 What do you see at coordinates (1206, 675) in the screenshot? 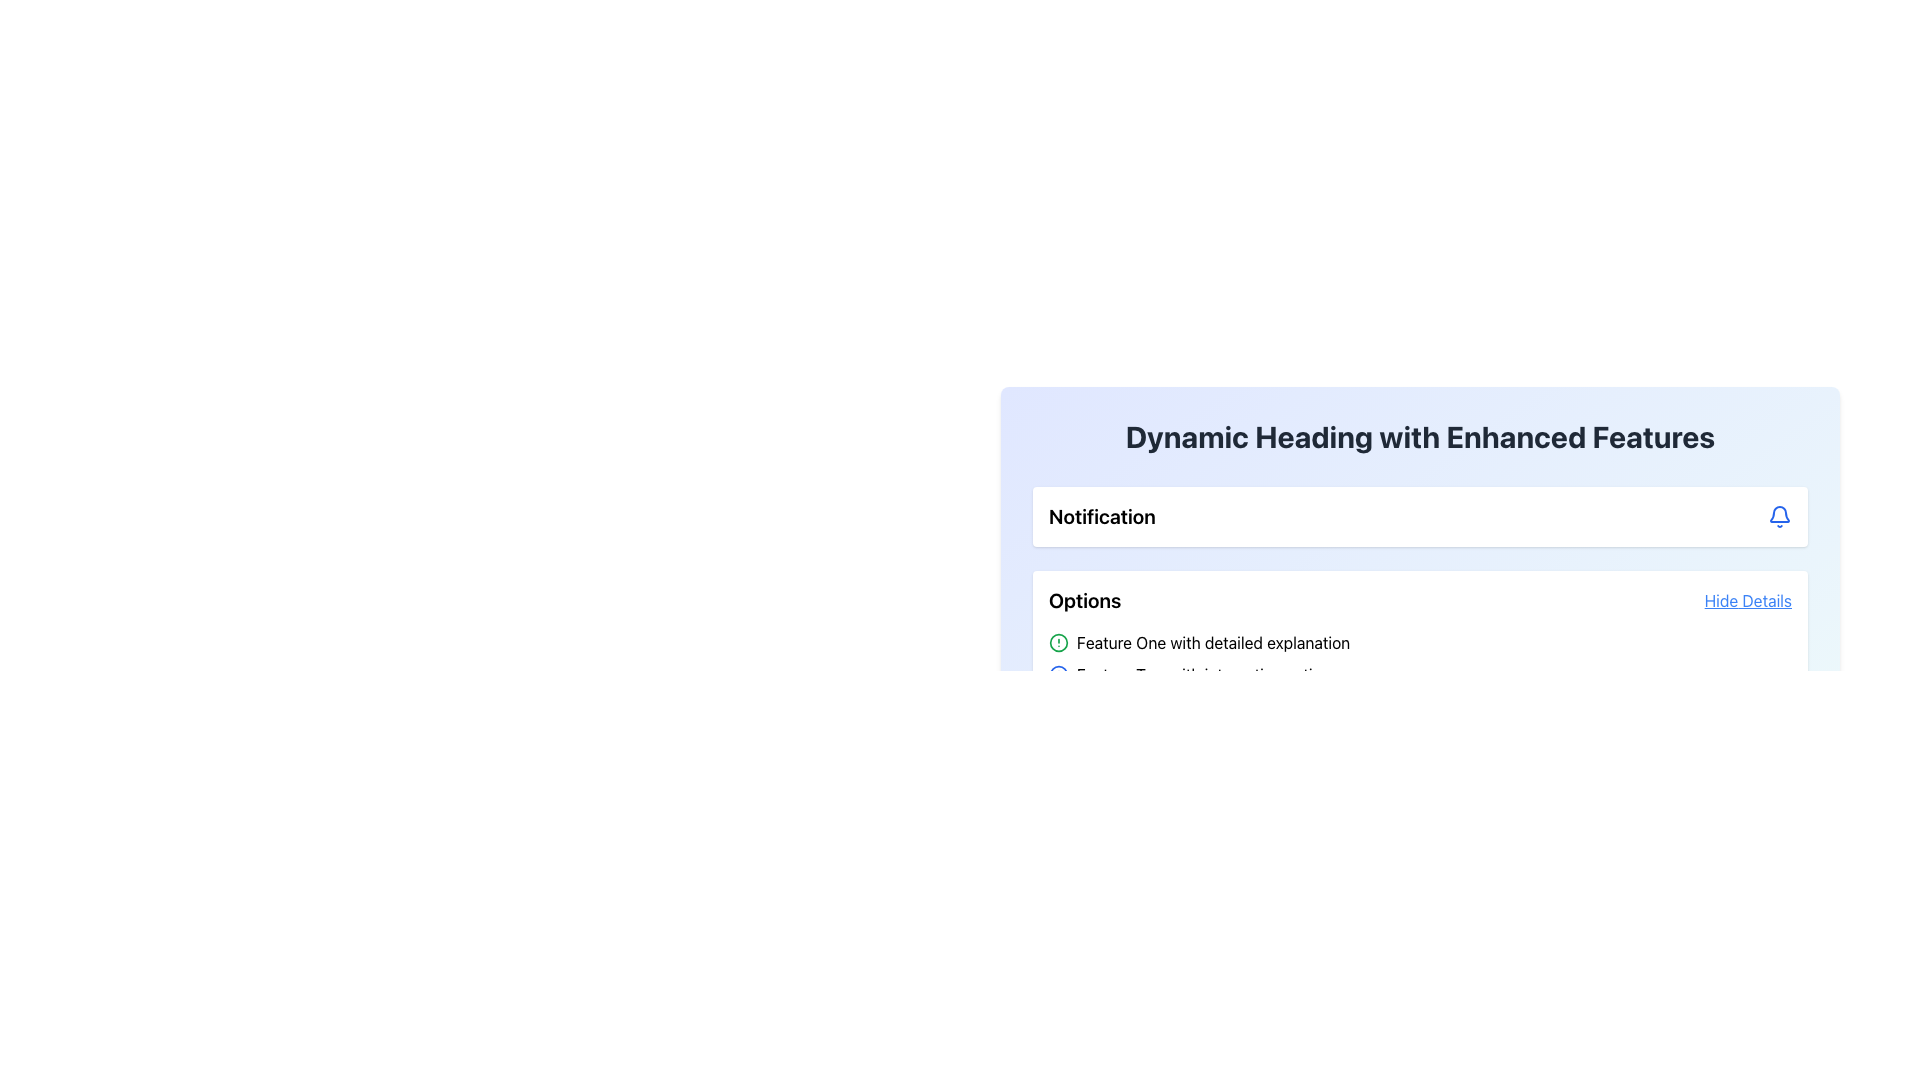
I see `the descriptive label for the second feature in the list under the 'Options' header, located below 'Feature One with detailed explanation'` at bounding box center [1206, 675].